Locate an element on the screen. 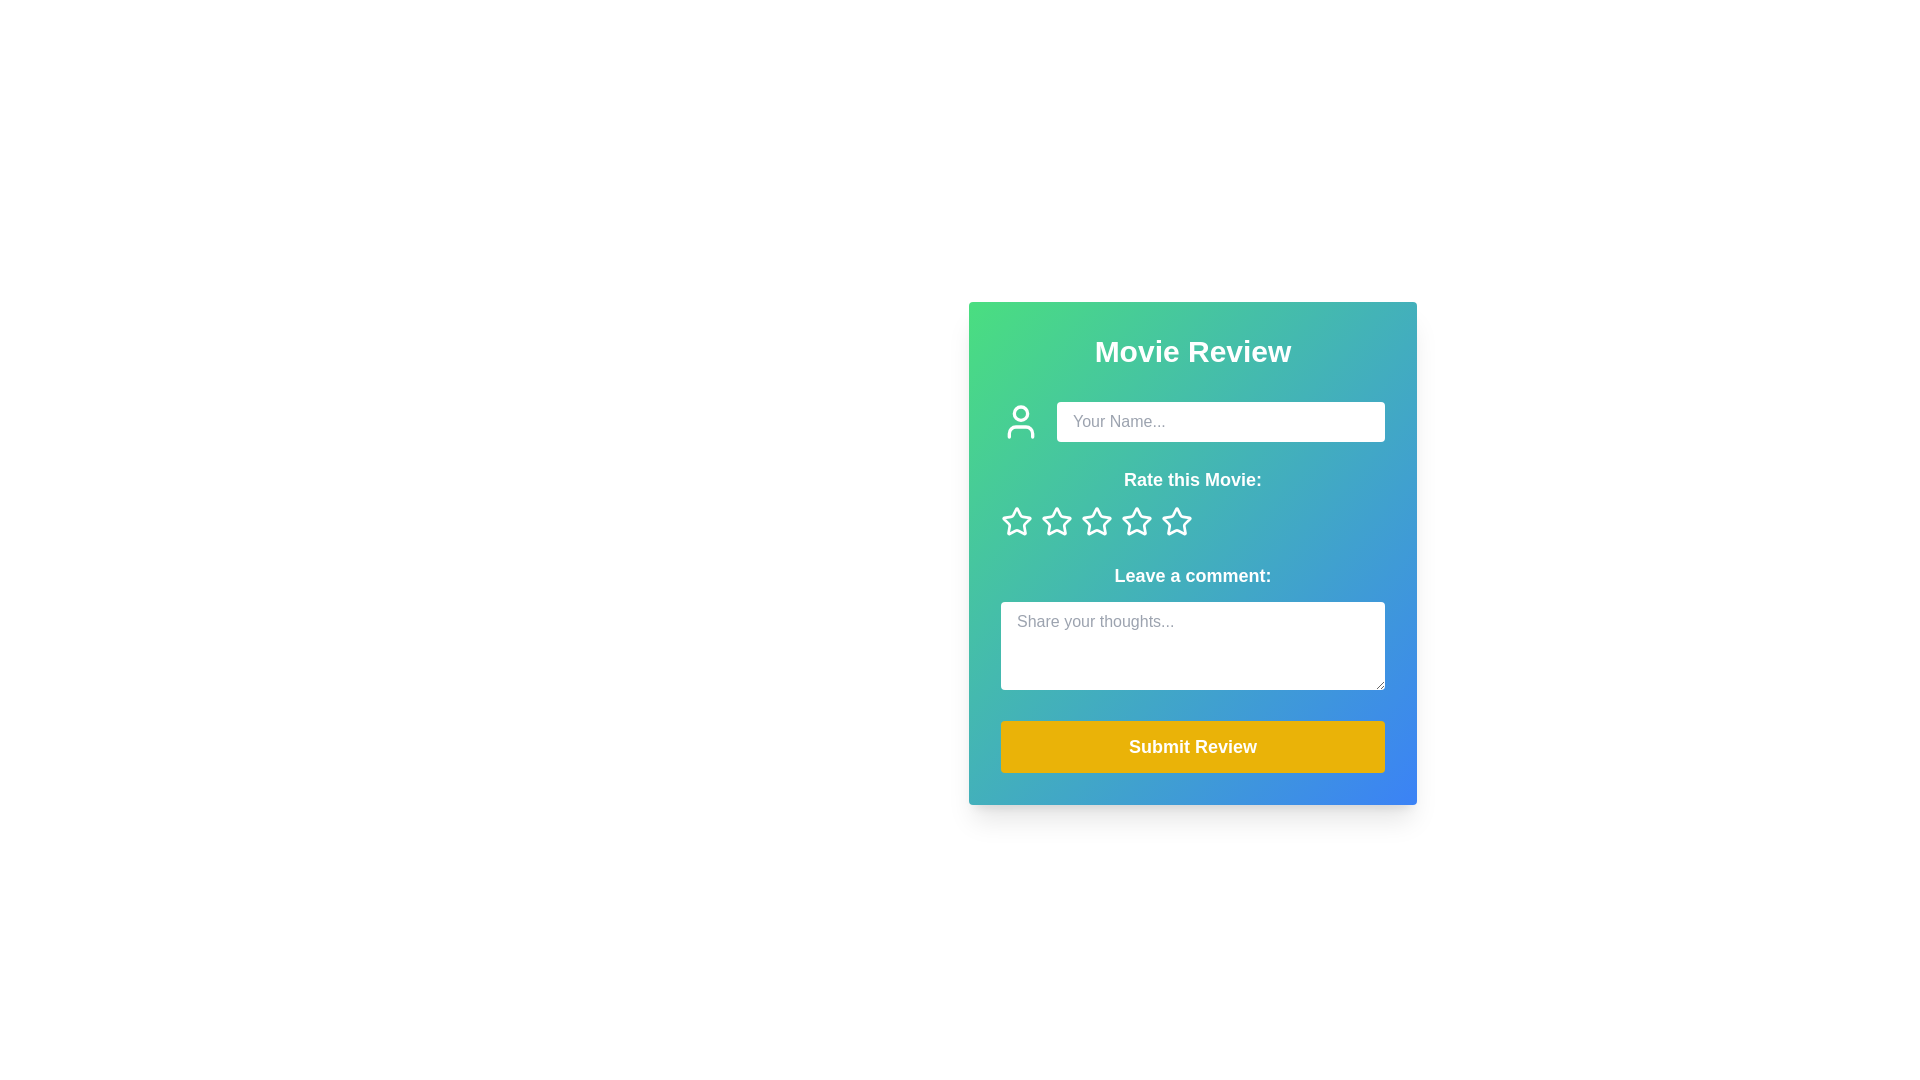  the second star from the left in the horizontal row of star icons labeled 'Rate this Movie:' is located at coordinates (1055, 520).